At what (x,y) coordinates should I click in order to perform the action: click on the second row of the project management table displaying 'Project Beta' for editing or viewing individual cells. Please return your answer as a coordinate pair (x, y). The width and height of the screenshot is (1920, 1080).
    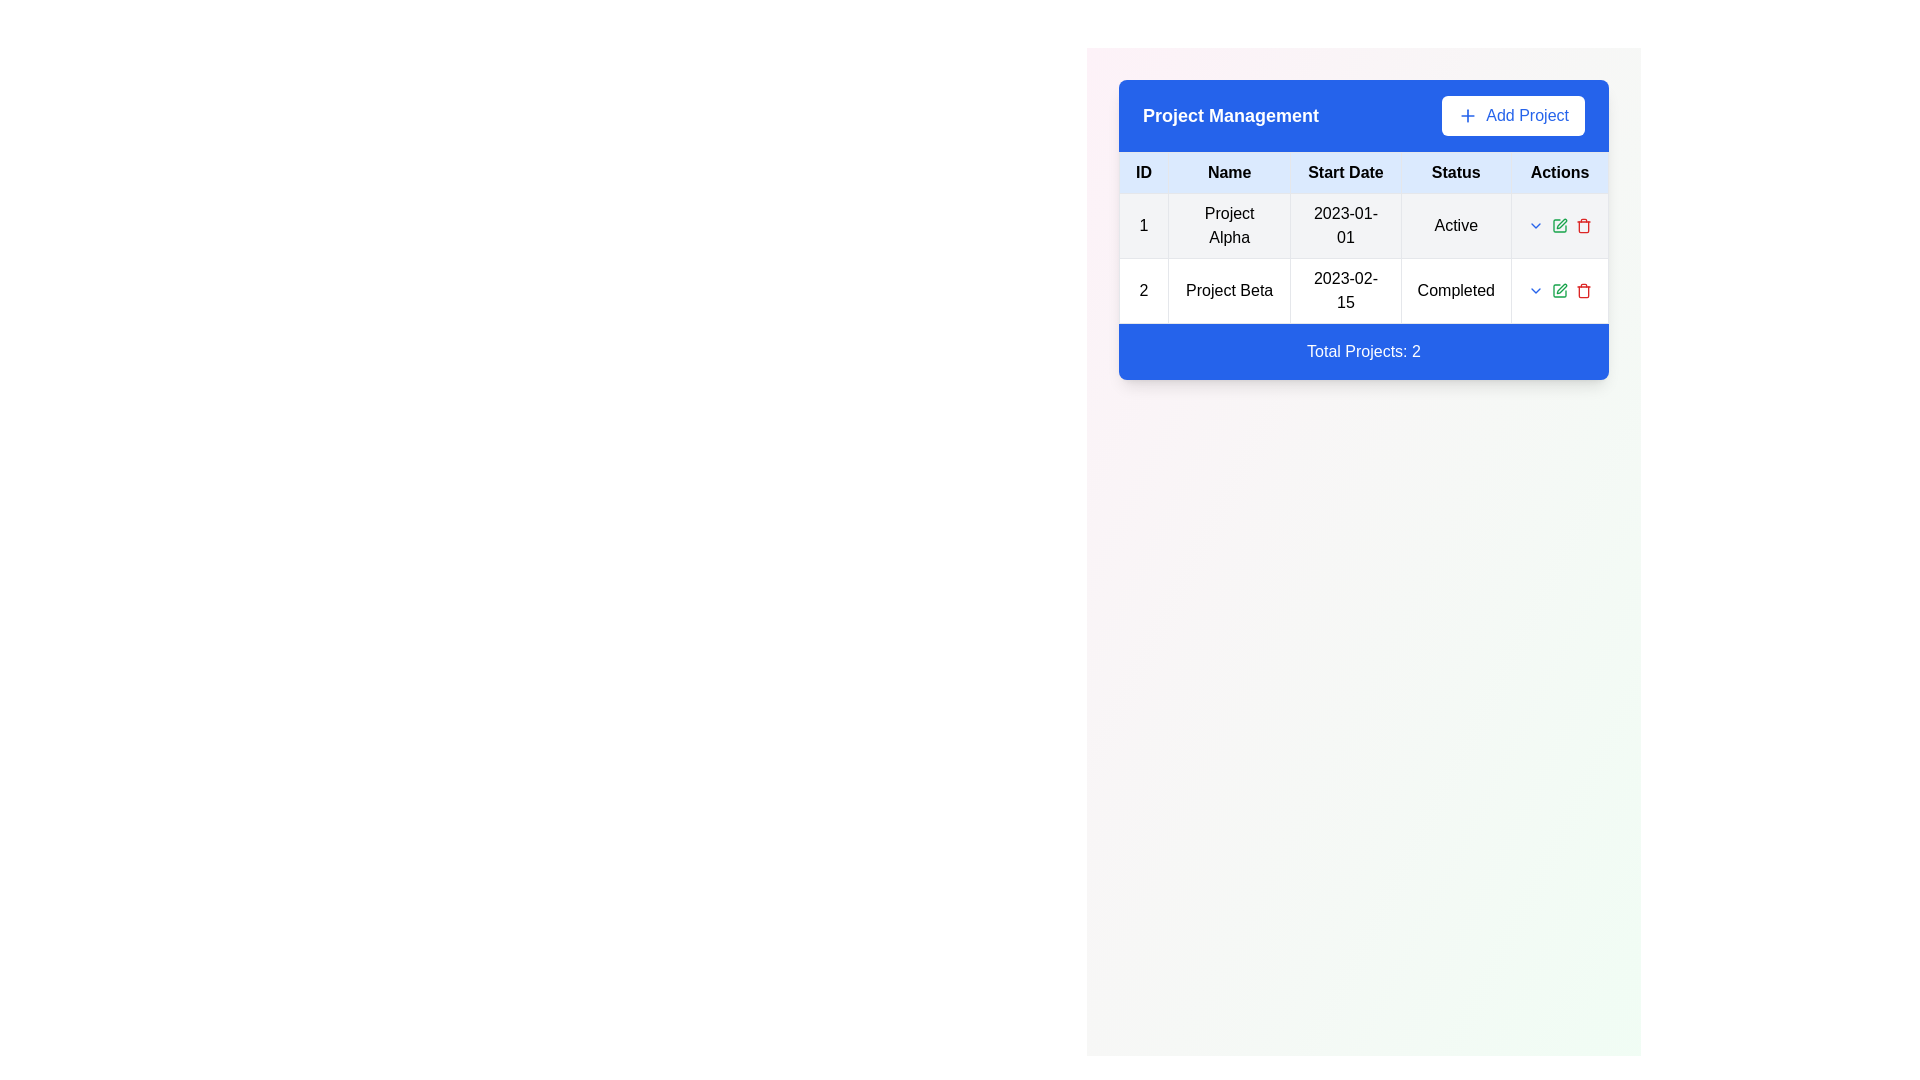
    Looking at the image, I should click on (1362, 290).